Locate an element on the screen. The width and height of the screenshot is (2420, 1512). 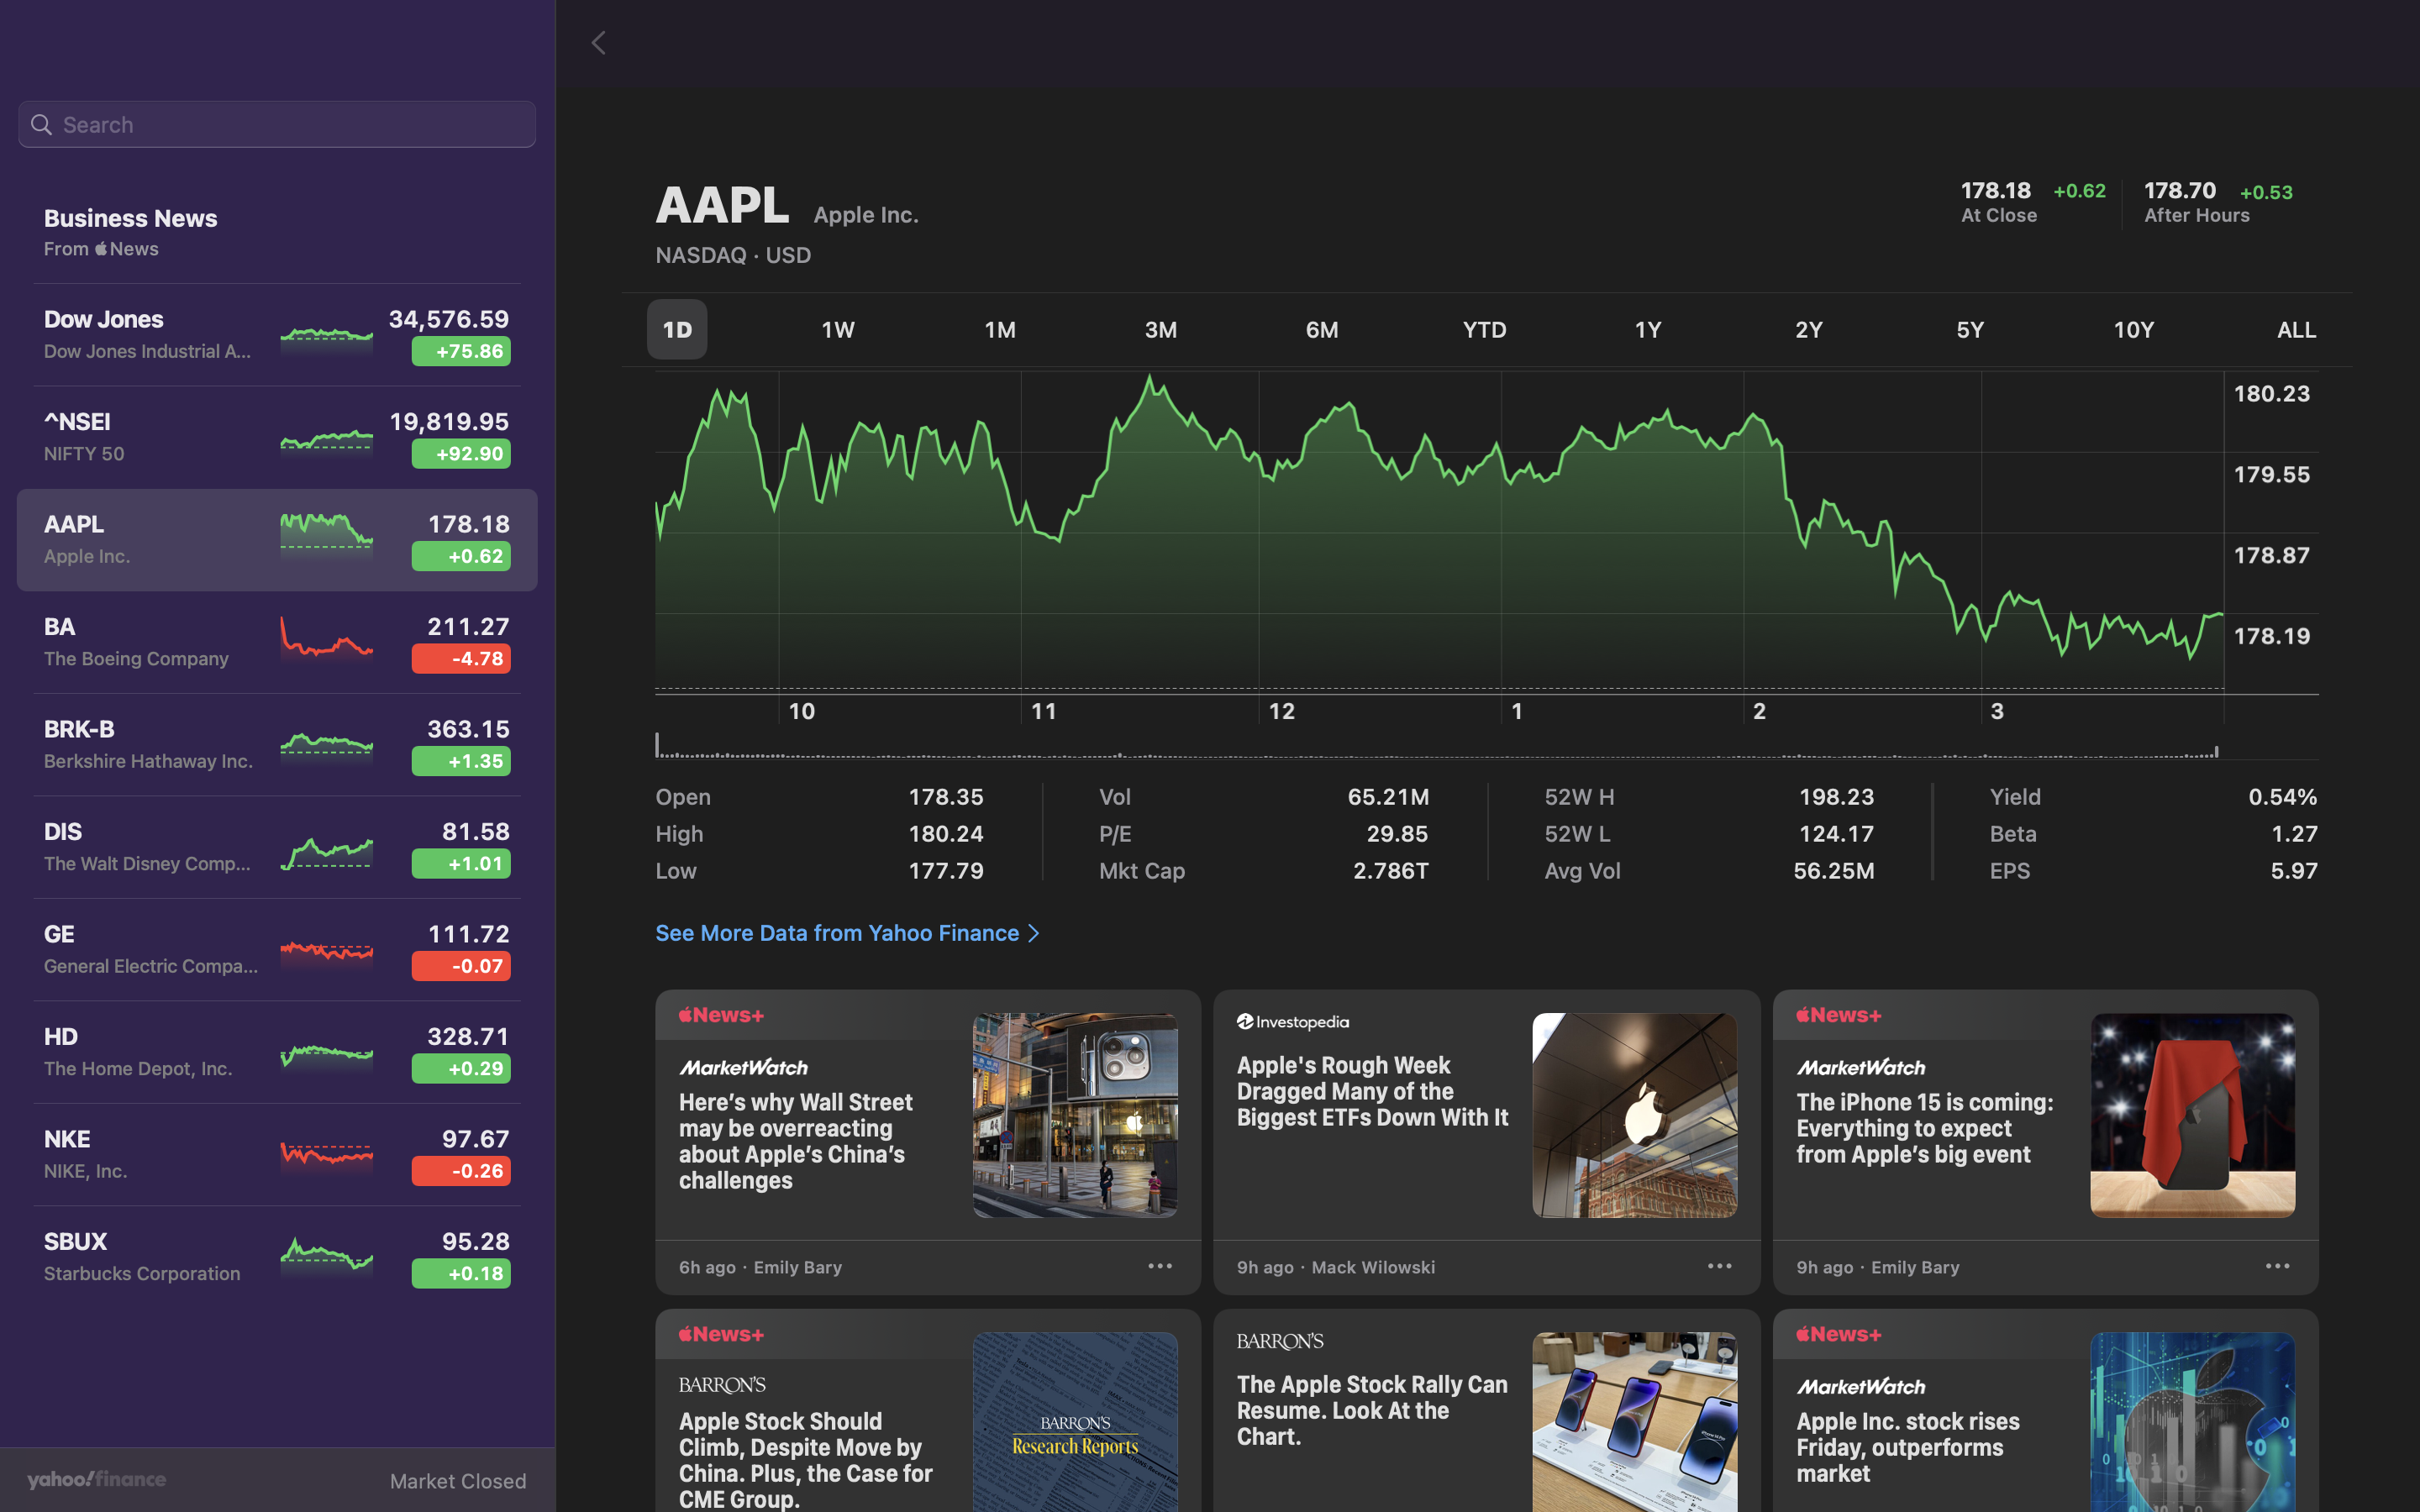
the five-year stock performance is located at coordinates (1975, 329).